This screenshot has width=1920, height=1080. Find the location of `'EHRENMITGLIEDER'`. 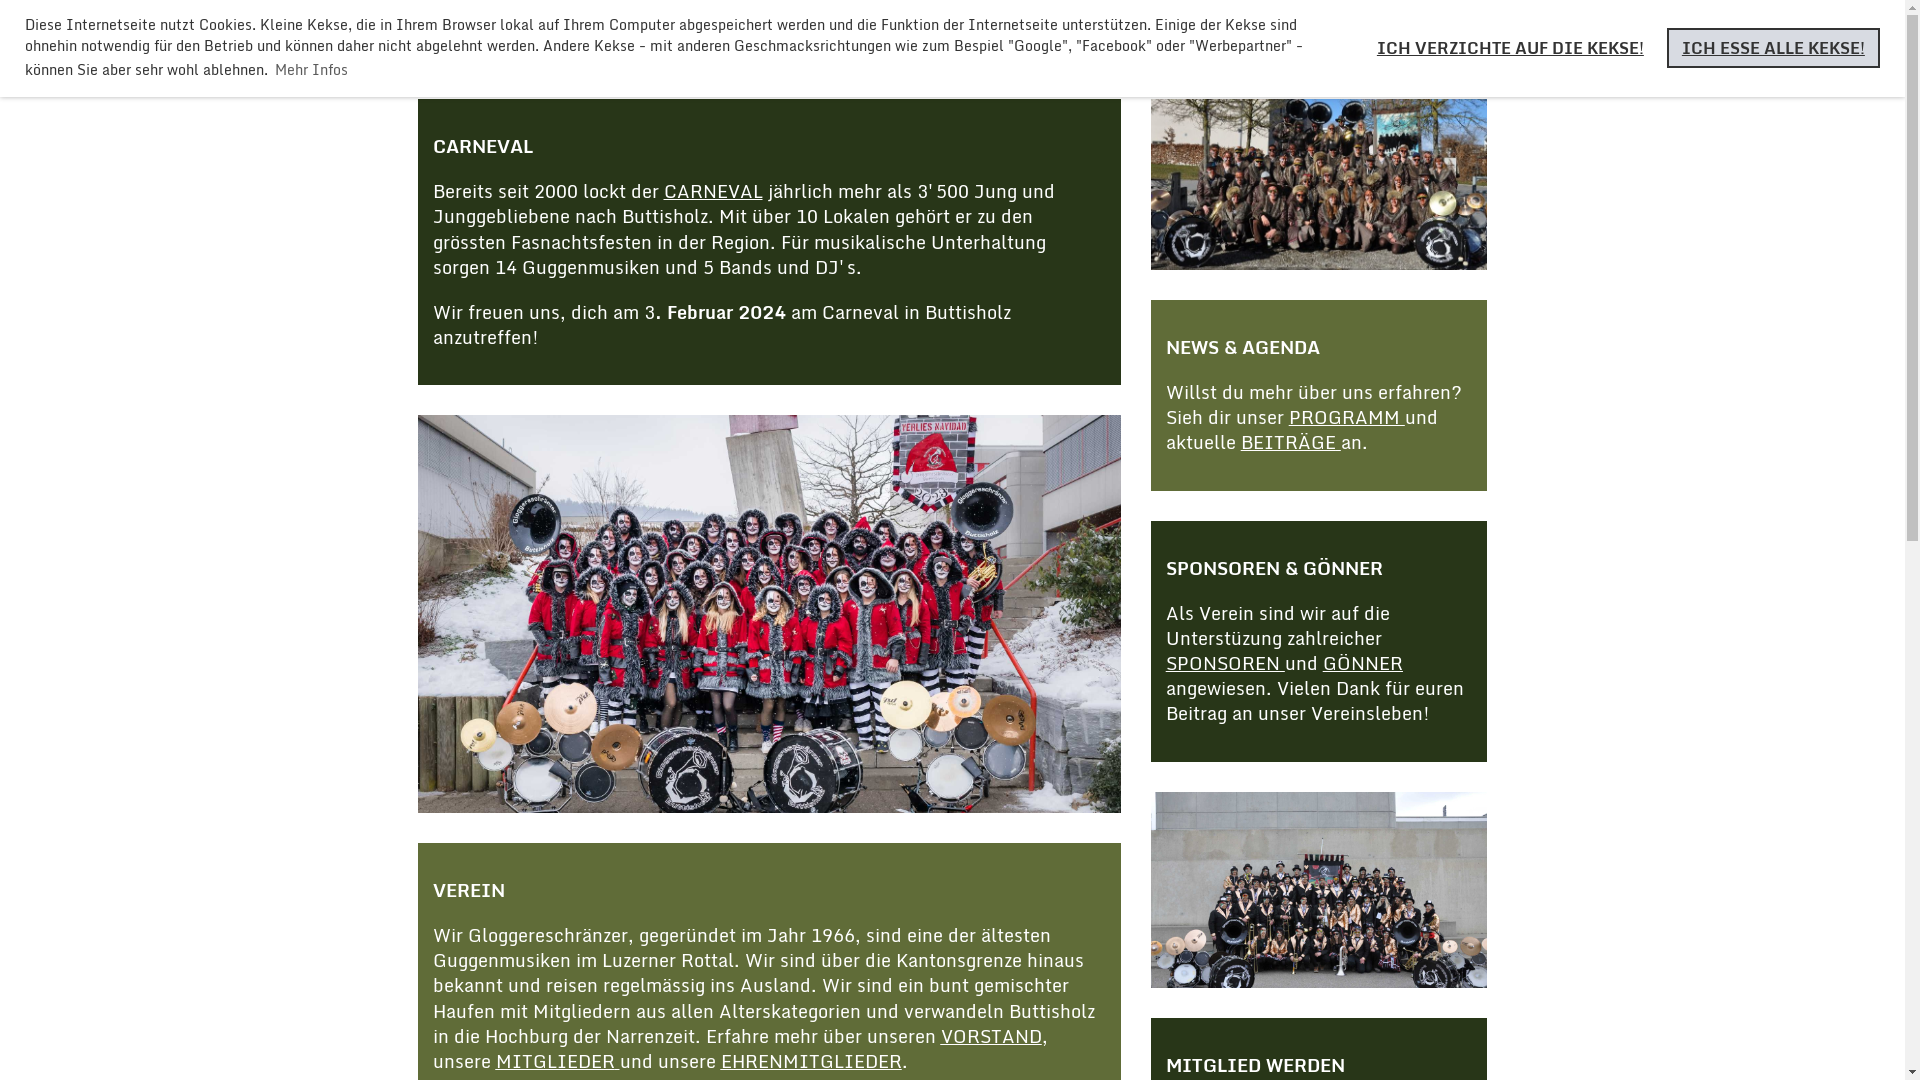

'EHRENMITGLIEDER' is located at coordinates (810, 1059).